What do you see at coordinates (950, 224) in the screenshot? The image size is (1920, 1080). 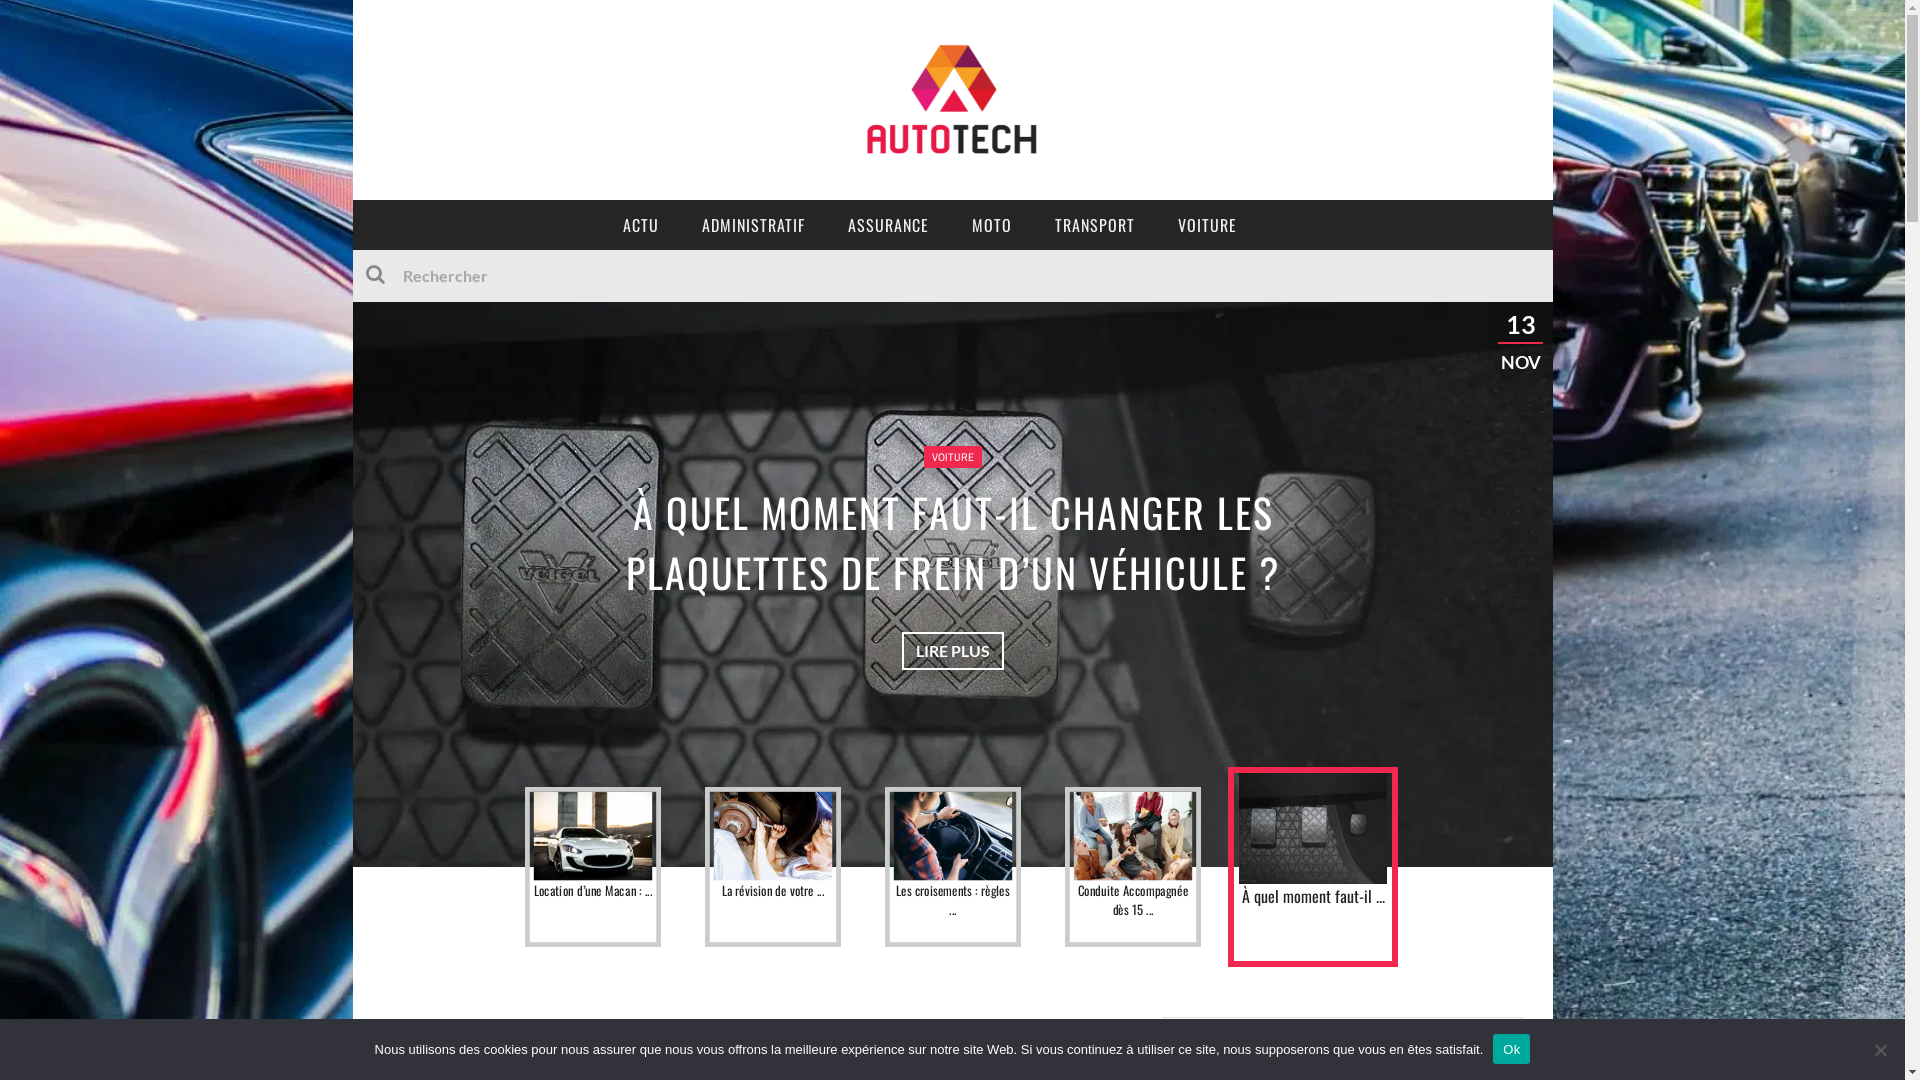 I see `'MOTO'` at bounding box center [950, 224].